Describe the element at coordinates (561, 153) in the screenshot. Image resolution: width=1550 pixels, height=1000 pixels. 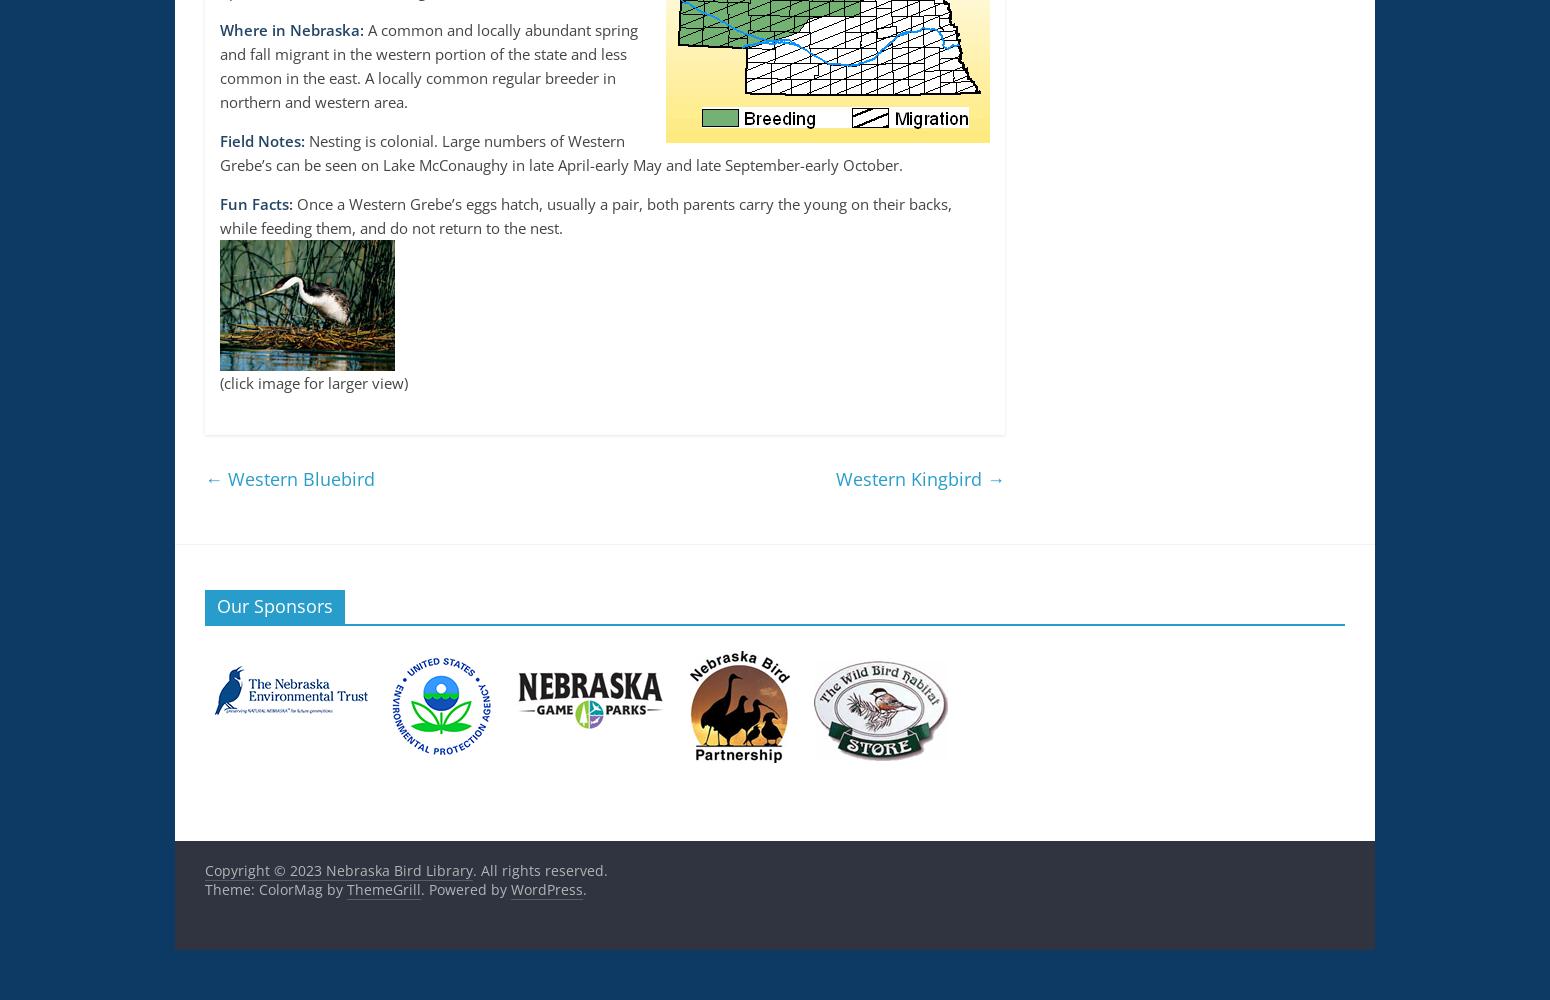
I see `'Nesting is colonial. Large numbers of Western Grebe’s can be seen on Lake McConaughy in late April-early May and late September-early October.'` at that location.